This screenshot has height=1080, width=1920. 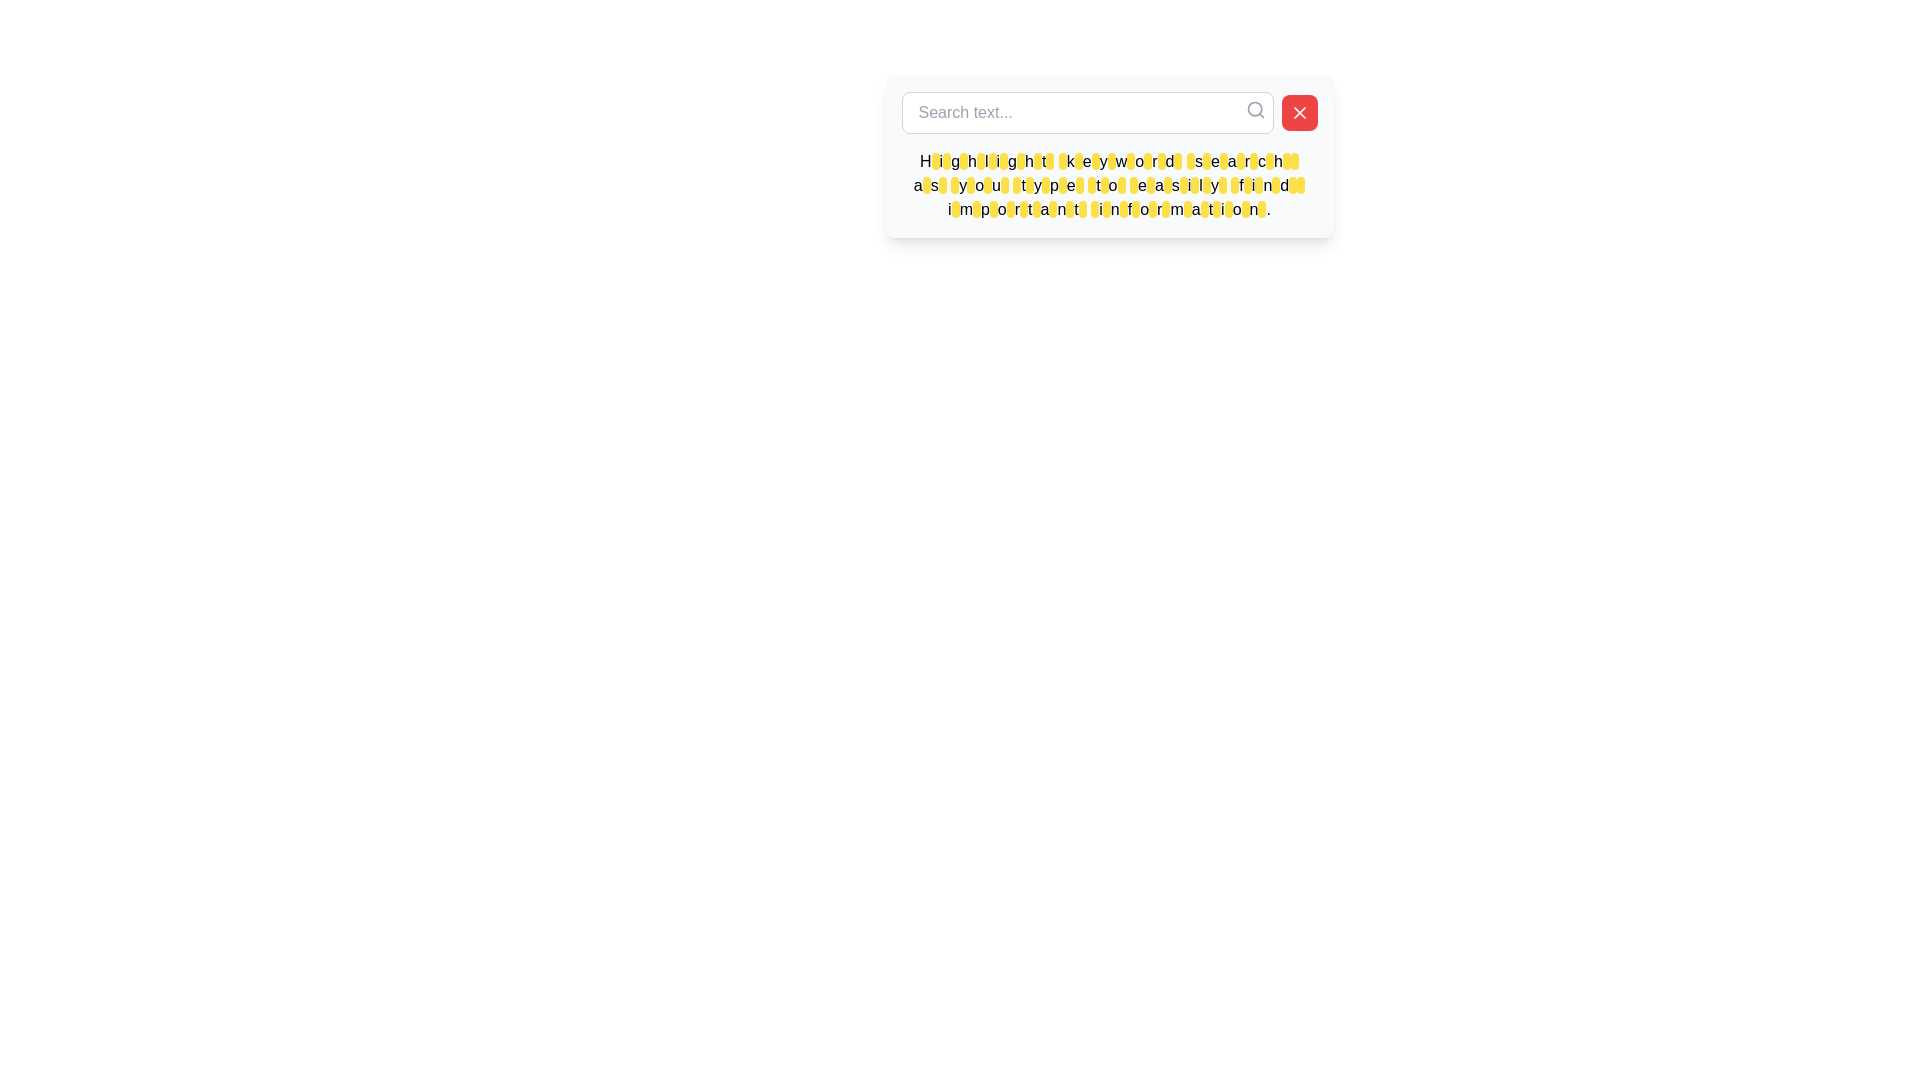 What do you see at coordinates (1091, 185) in the screenshot?
I see `the 12th highlighted segment which is a small, rounded rectangular element with a yellow background, located within the sentence 'Highlight keyword search as you type to easily find important information.'` at bounding box center [1091, 185].